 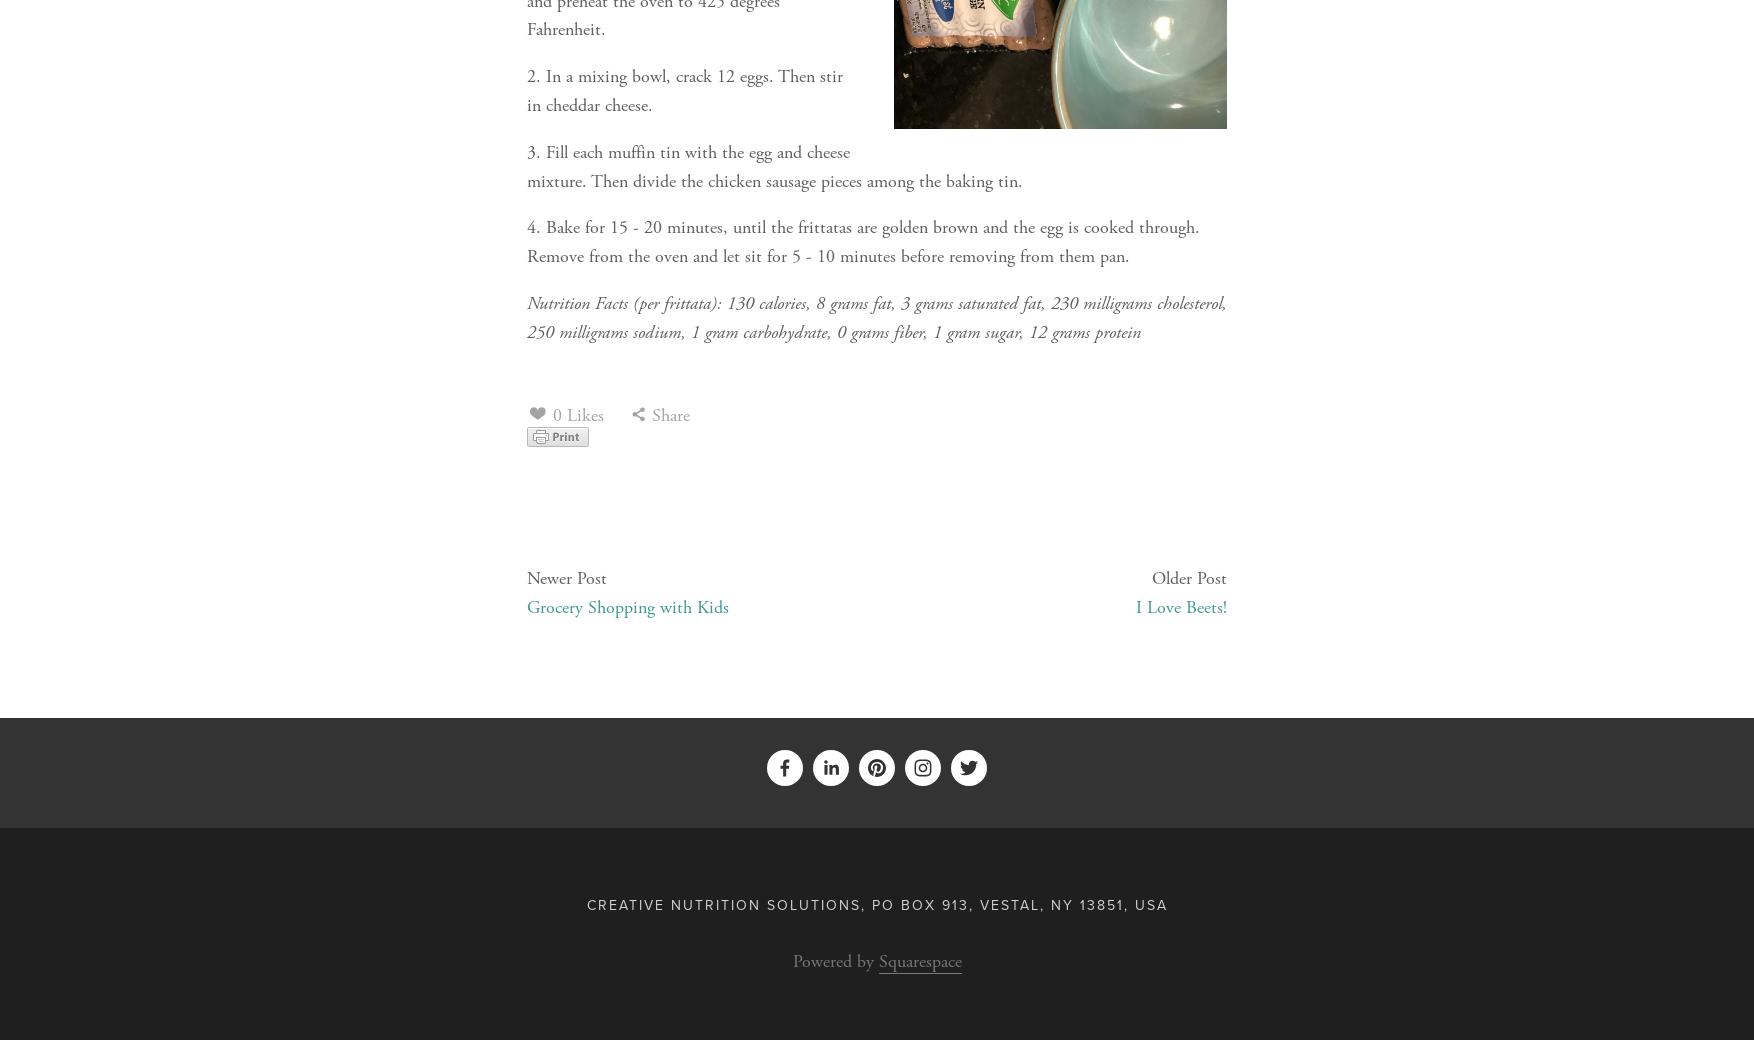 I want to click on '0 Likes', so click(x=553, y=414).